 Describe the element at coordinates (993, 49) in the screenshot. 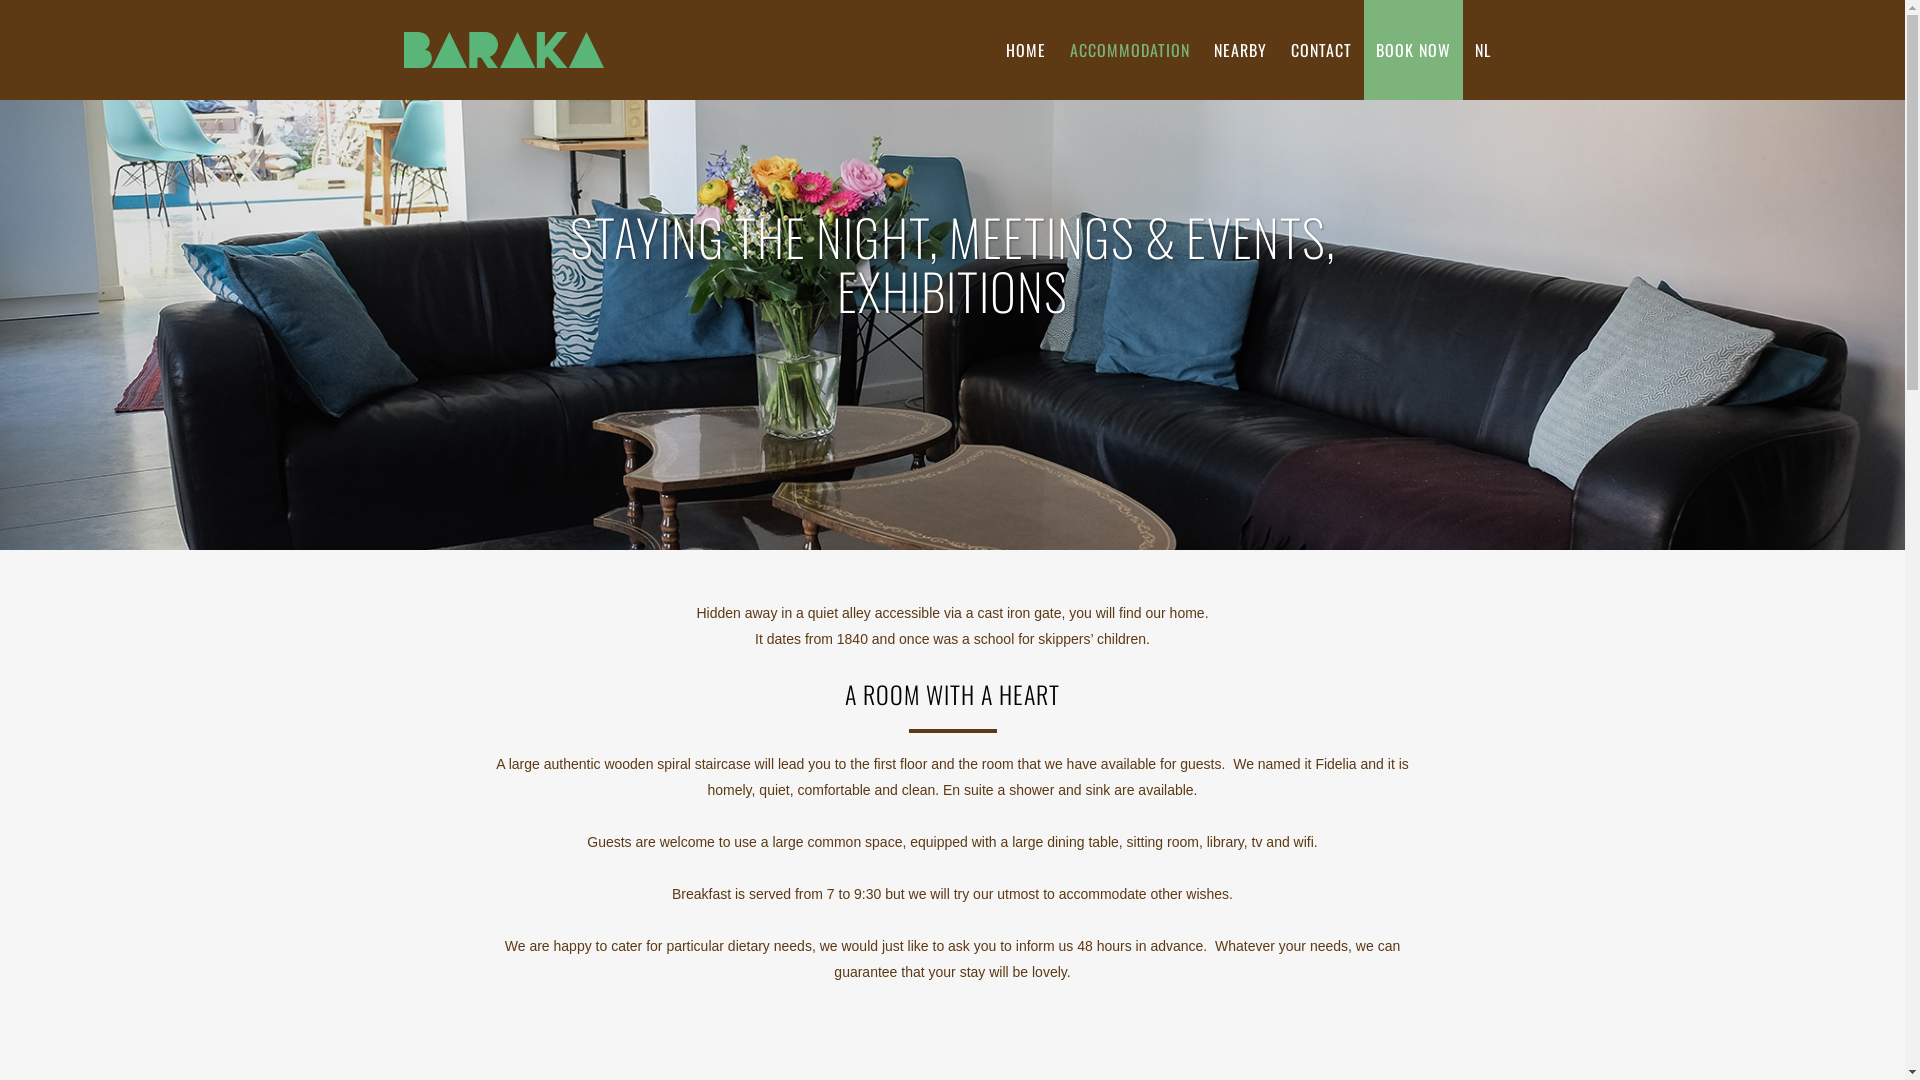

I see `'HOME'` at that location.